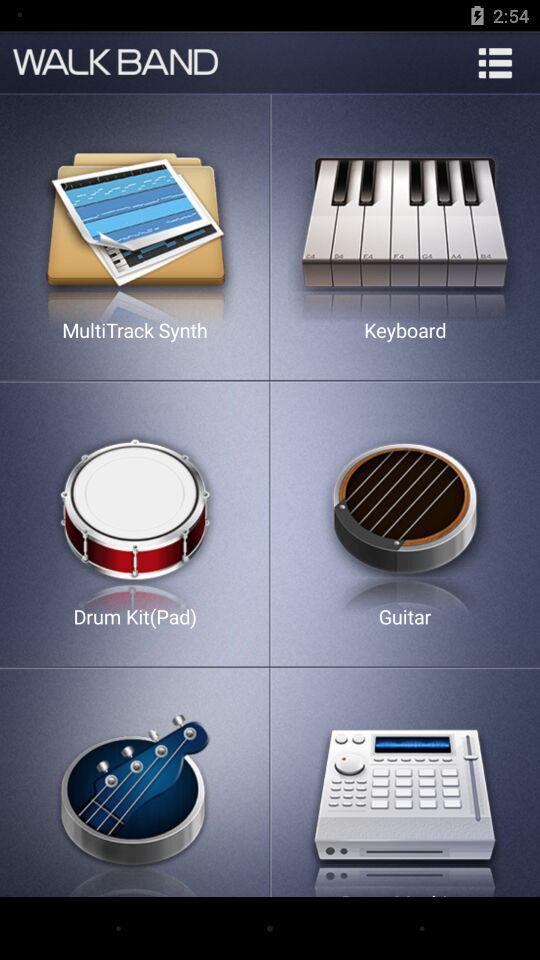  I want to click on the list icon, so click(494, 62).